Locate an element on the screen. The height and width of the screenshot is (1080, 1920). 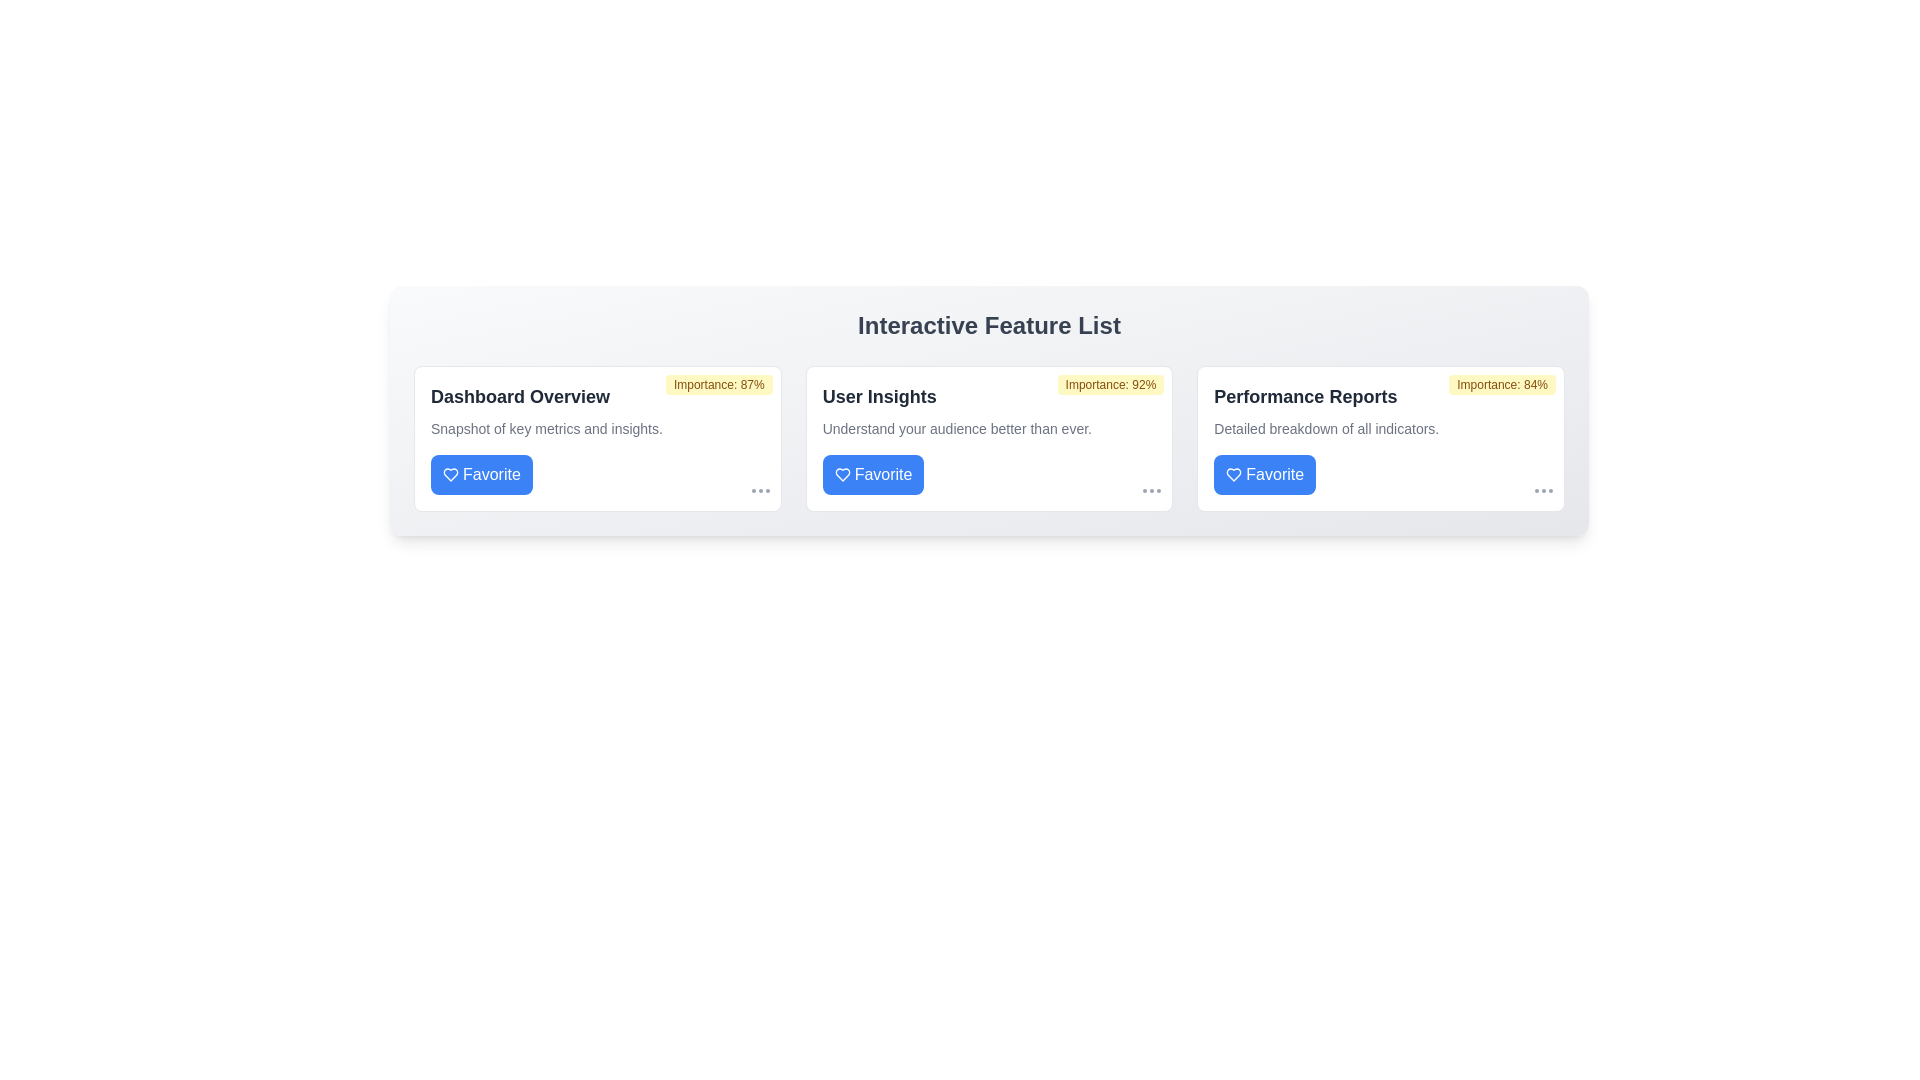
the card labeled 'Dashboard Overview' to observe the hover effect is located at coordinates (596, 438).